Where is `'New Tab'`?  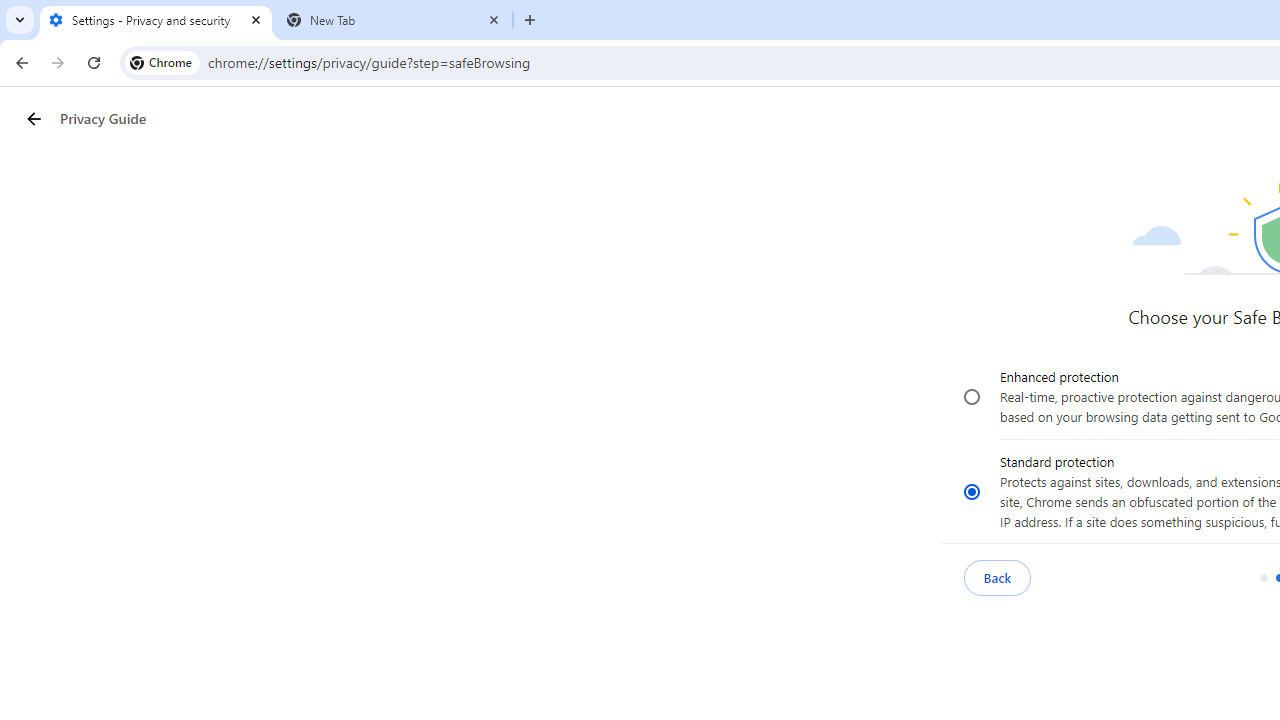
'New Tab' is located at coordinates (394, 20).